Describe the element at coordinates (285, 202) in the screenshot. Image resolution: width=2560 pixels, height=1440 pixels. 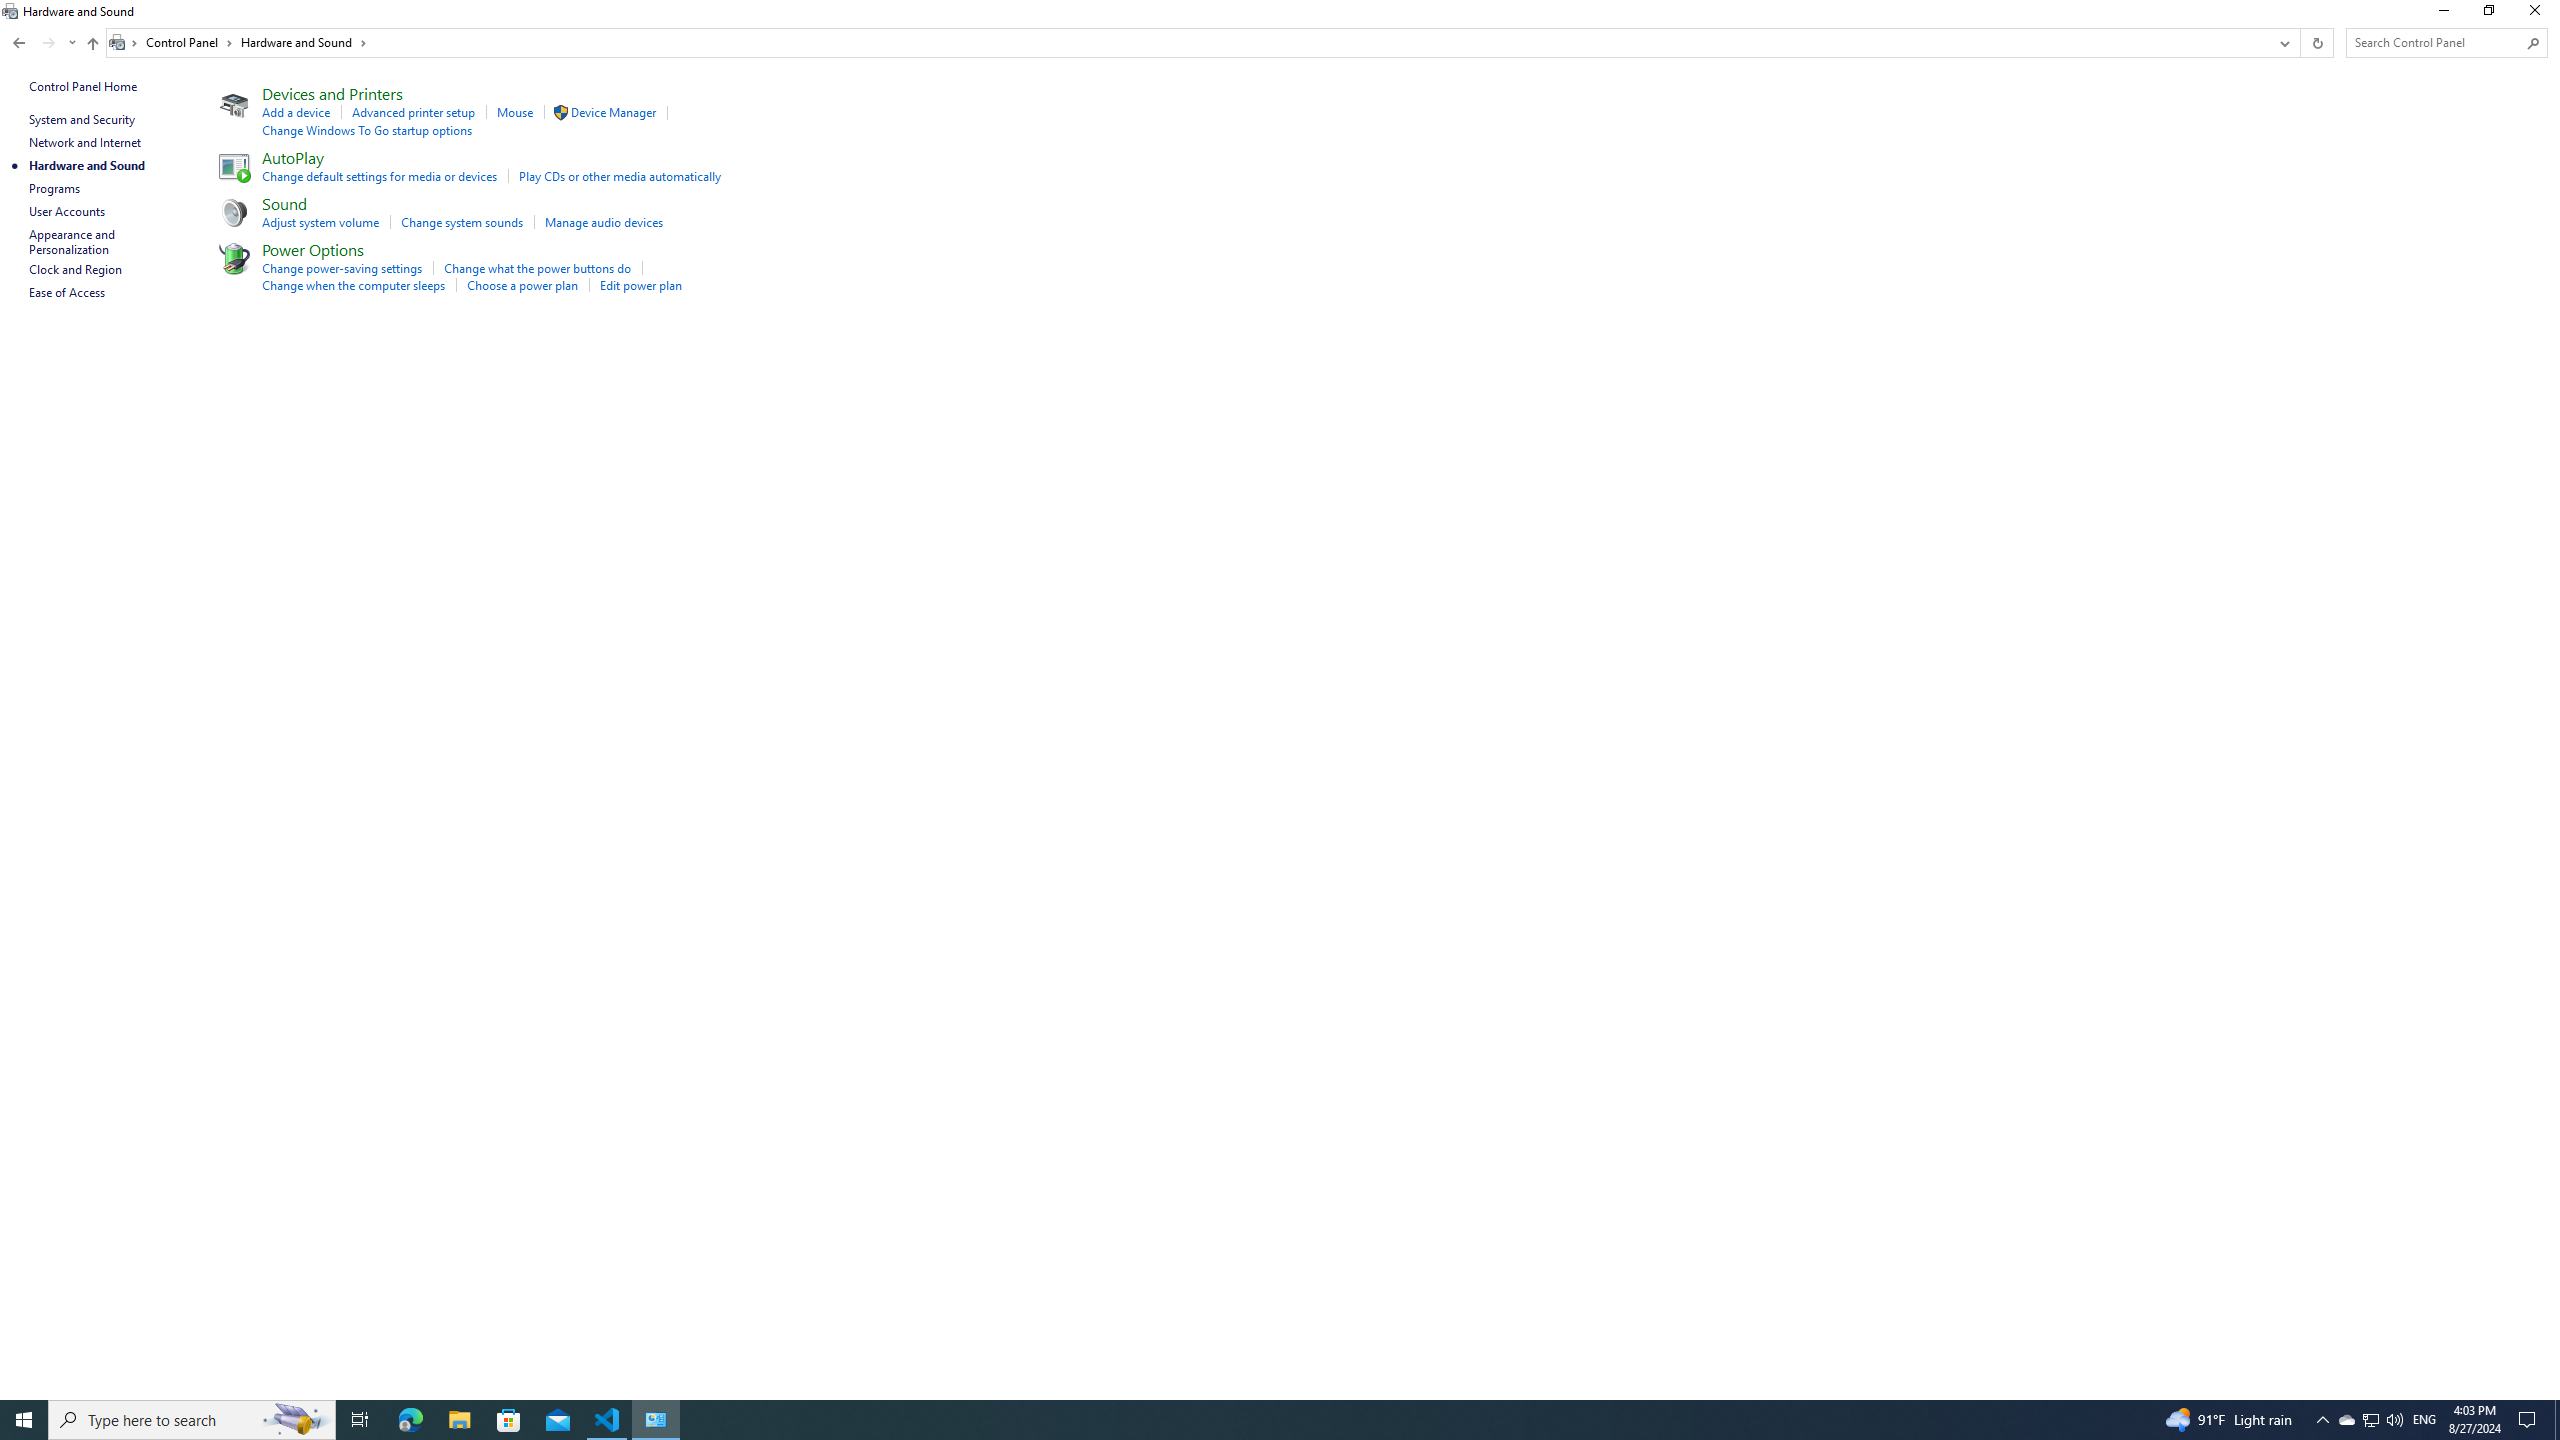
I see `'Sound'` at that location.